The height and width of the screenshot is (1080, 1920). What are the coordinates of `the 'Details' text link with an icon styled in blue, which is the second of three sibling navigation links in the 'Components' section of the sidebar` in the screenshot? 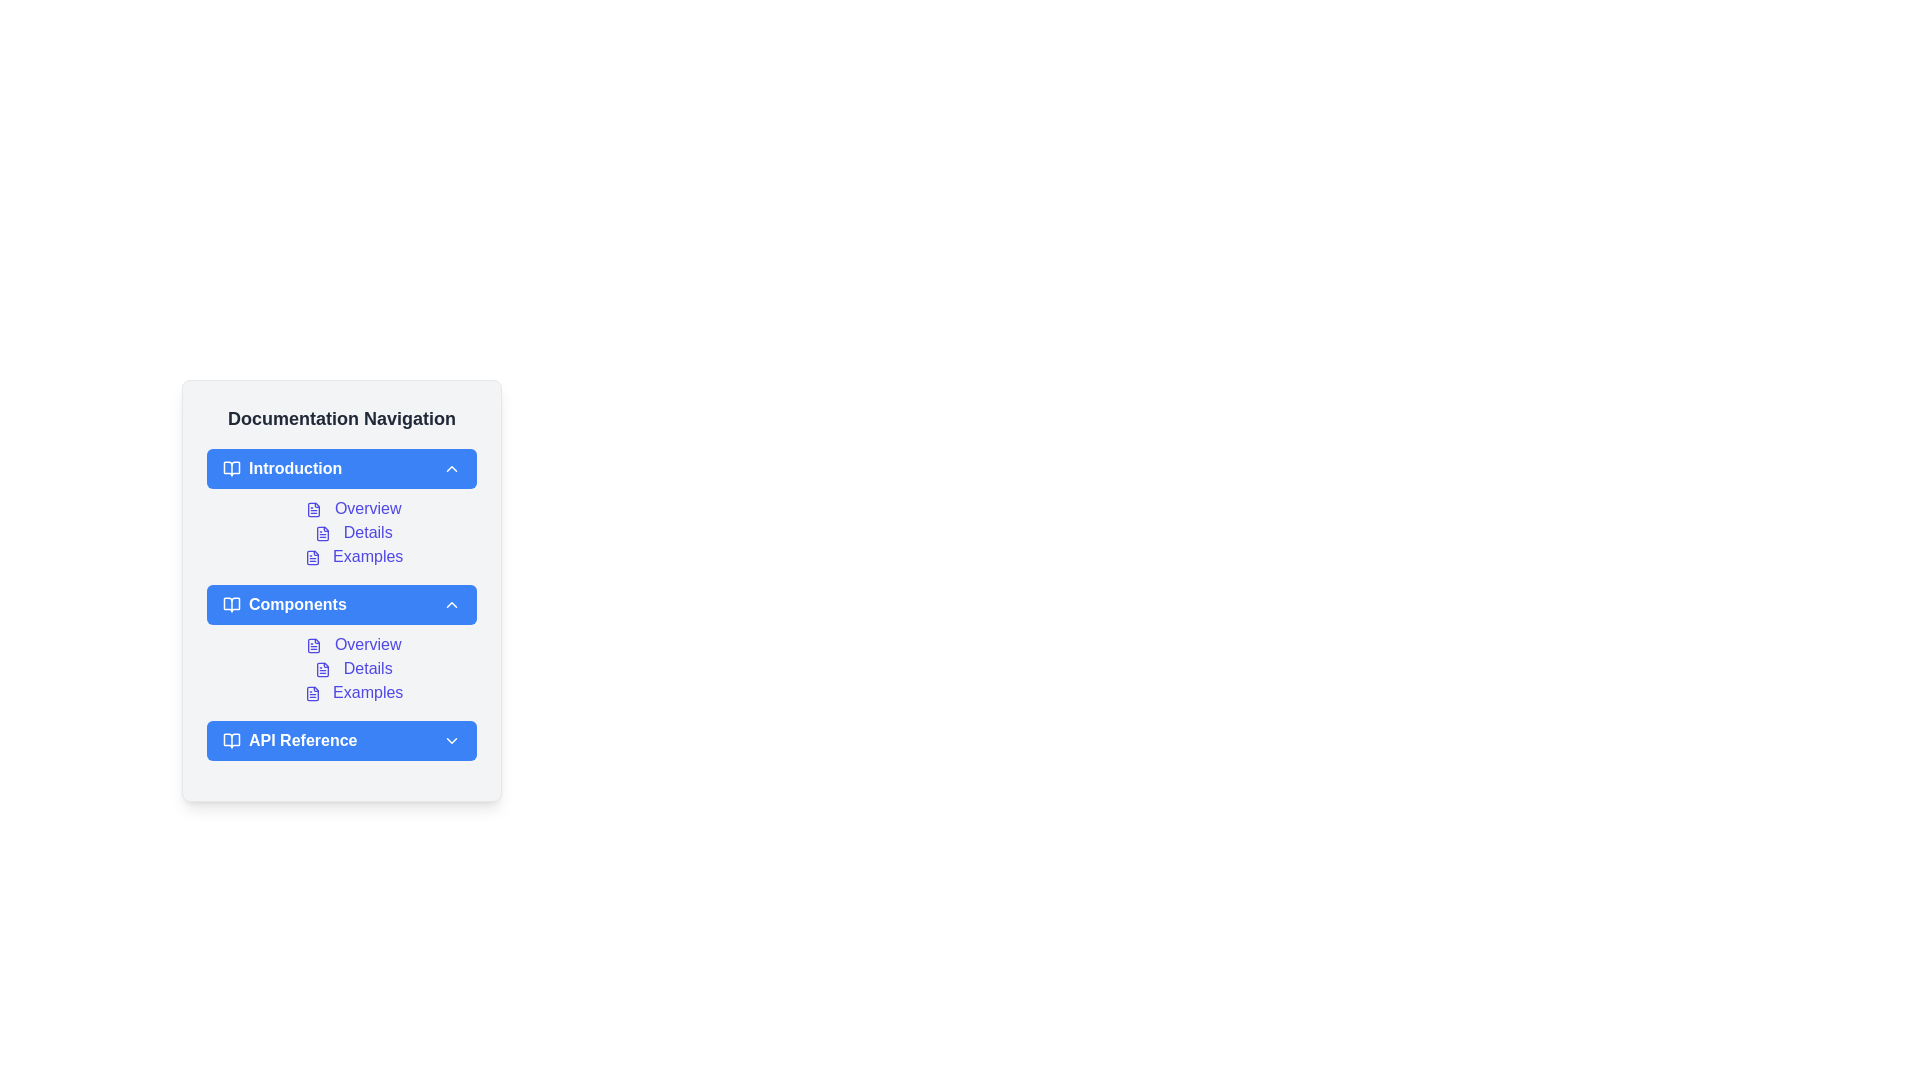 It's located at (354, 668).